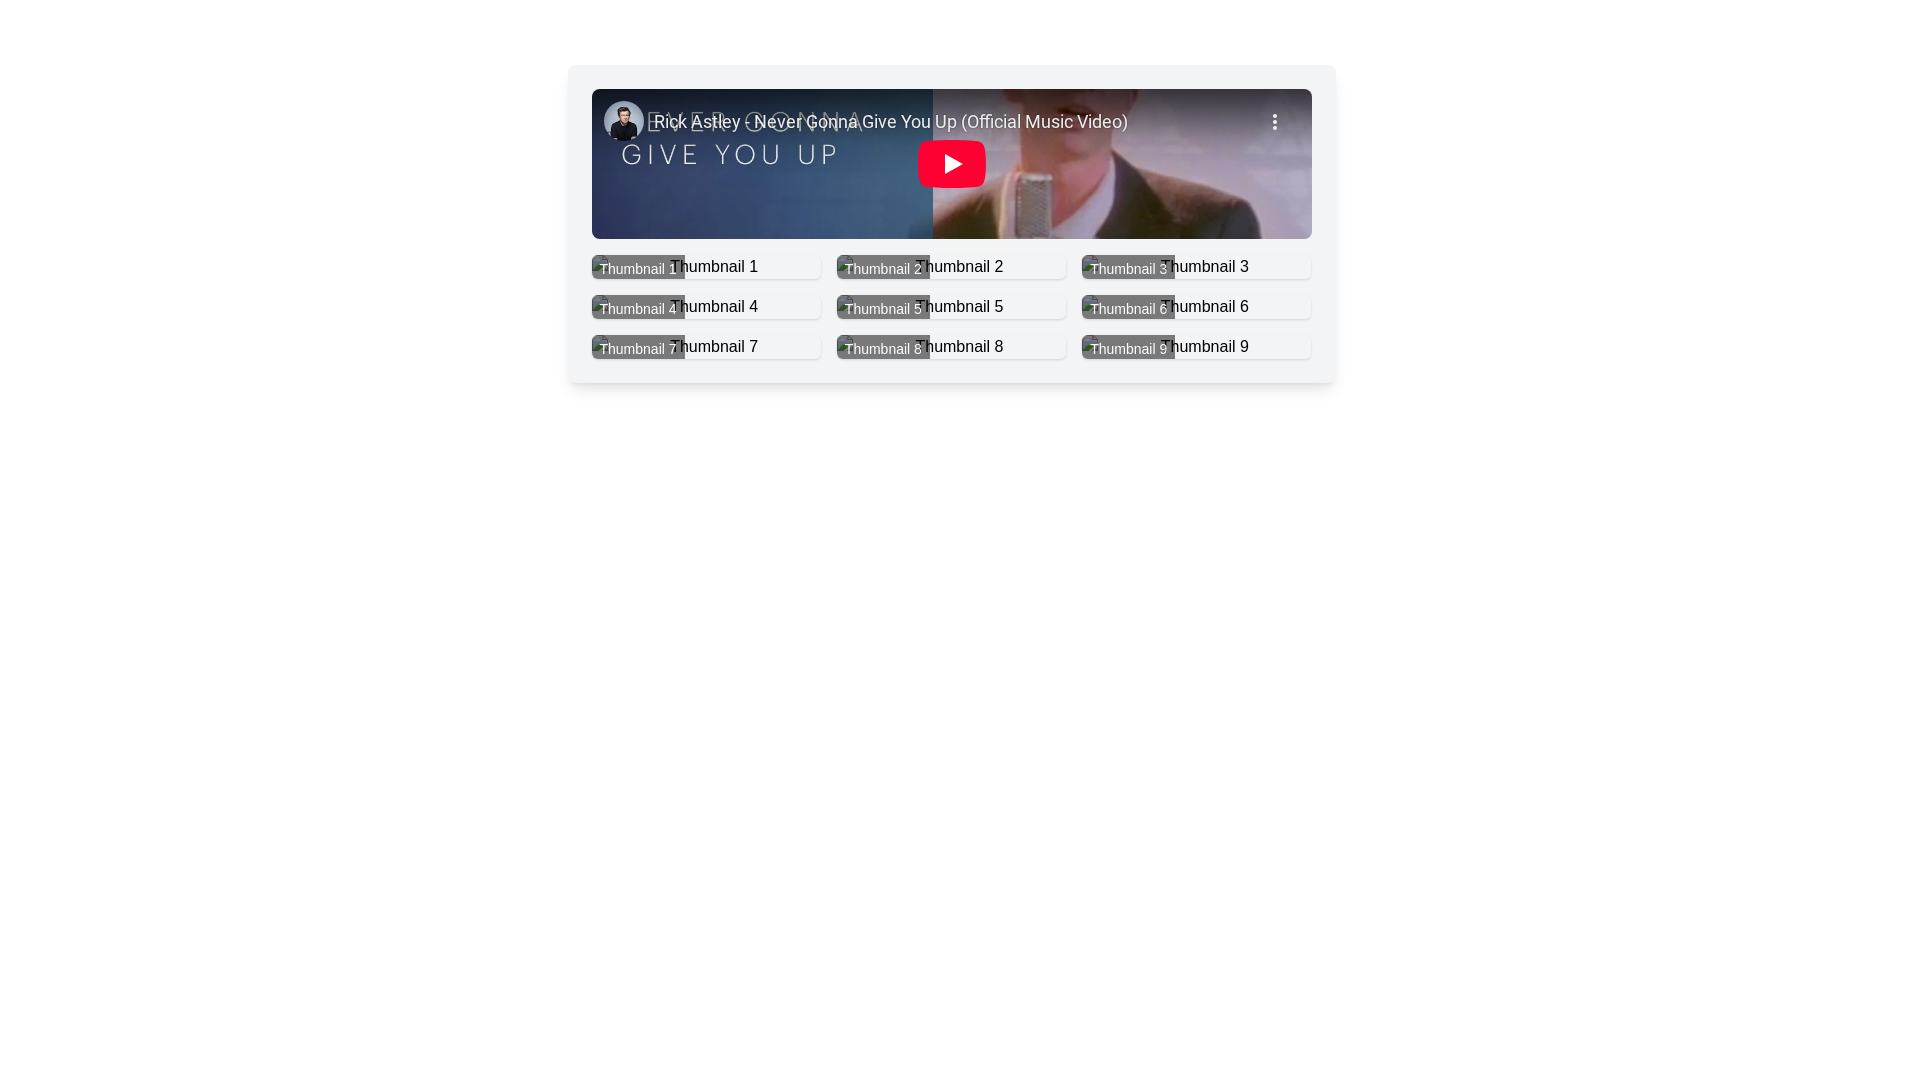 The image size is (1920, 1080). What do you see at coordinates (950, 346) in the screenshot?
I see `the eighth image thumbnail located in the center column of the third row of the grid, which serves as a visual reference or preview item` at bounding box center [950, 346].